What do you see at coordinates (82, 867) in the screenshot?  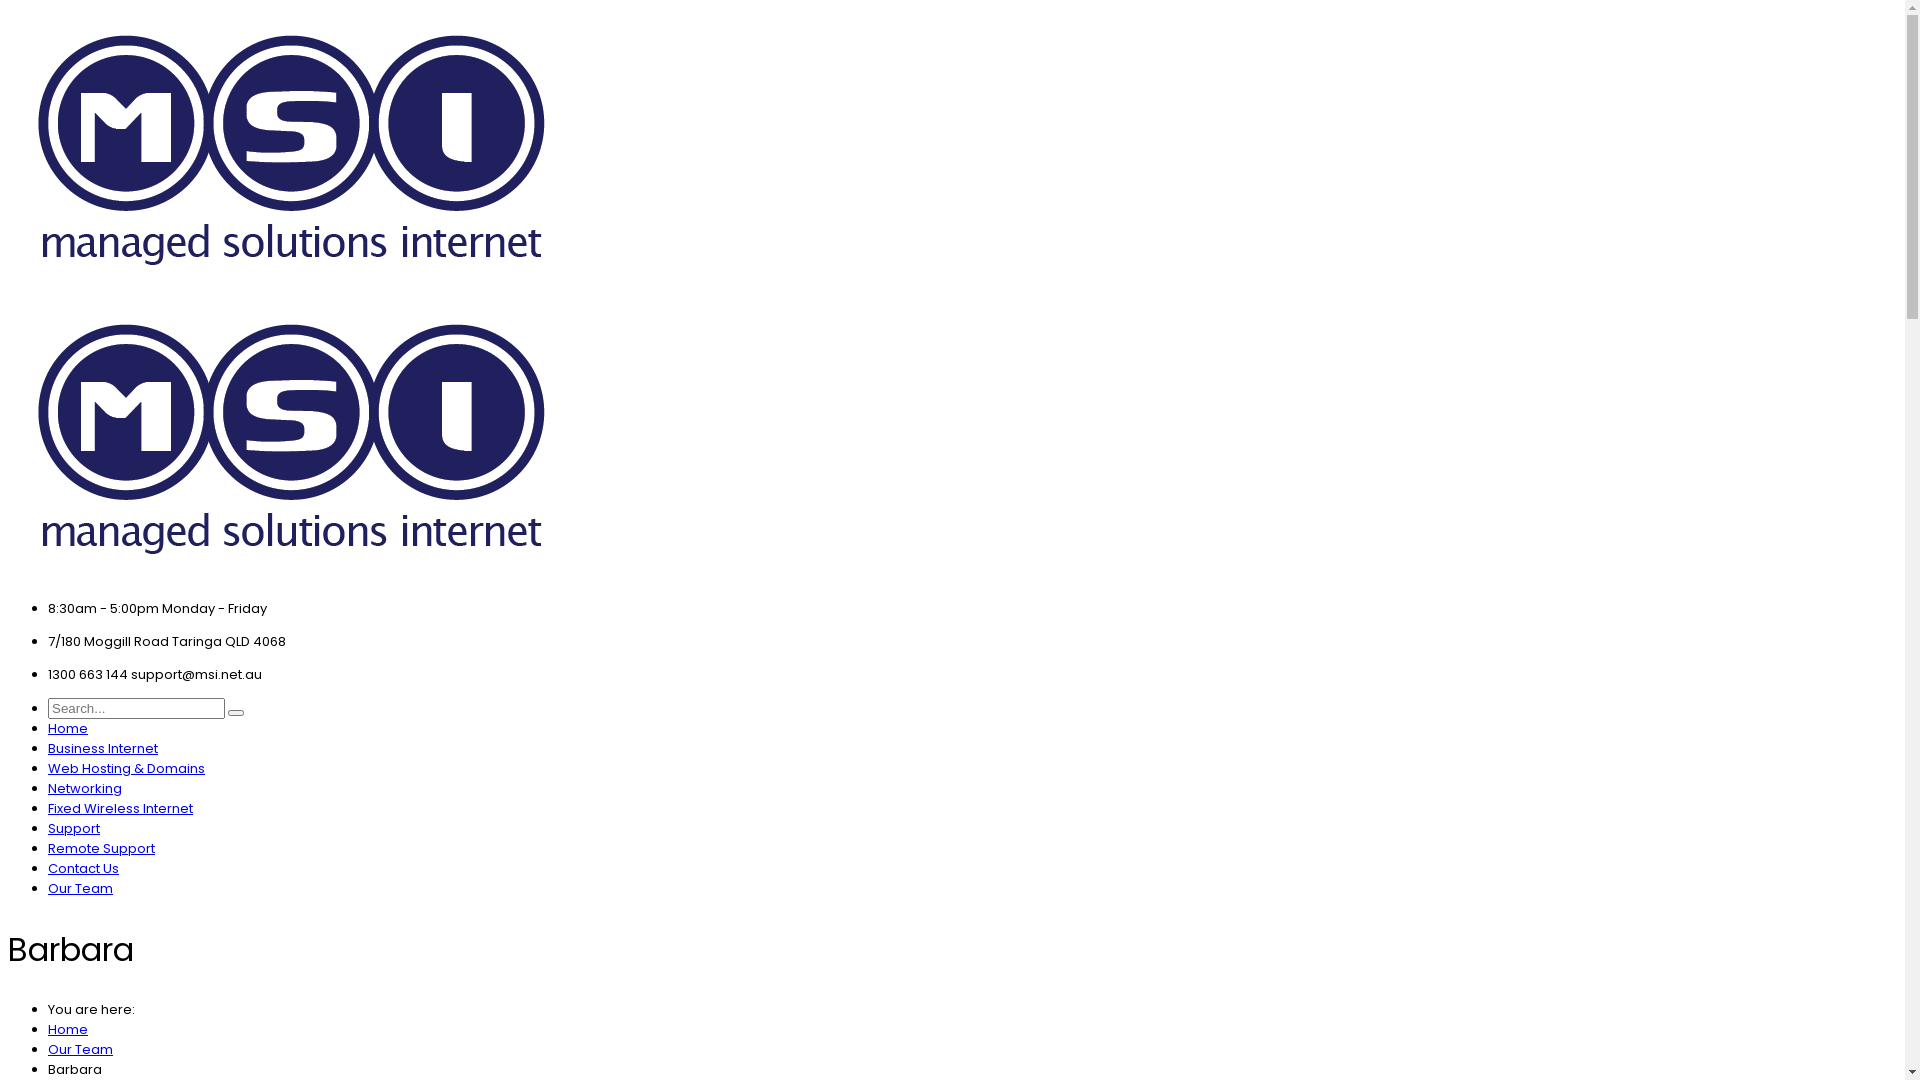 I see `'Contact Us'` at bounding box center [82, 867].